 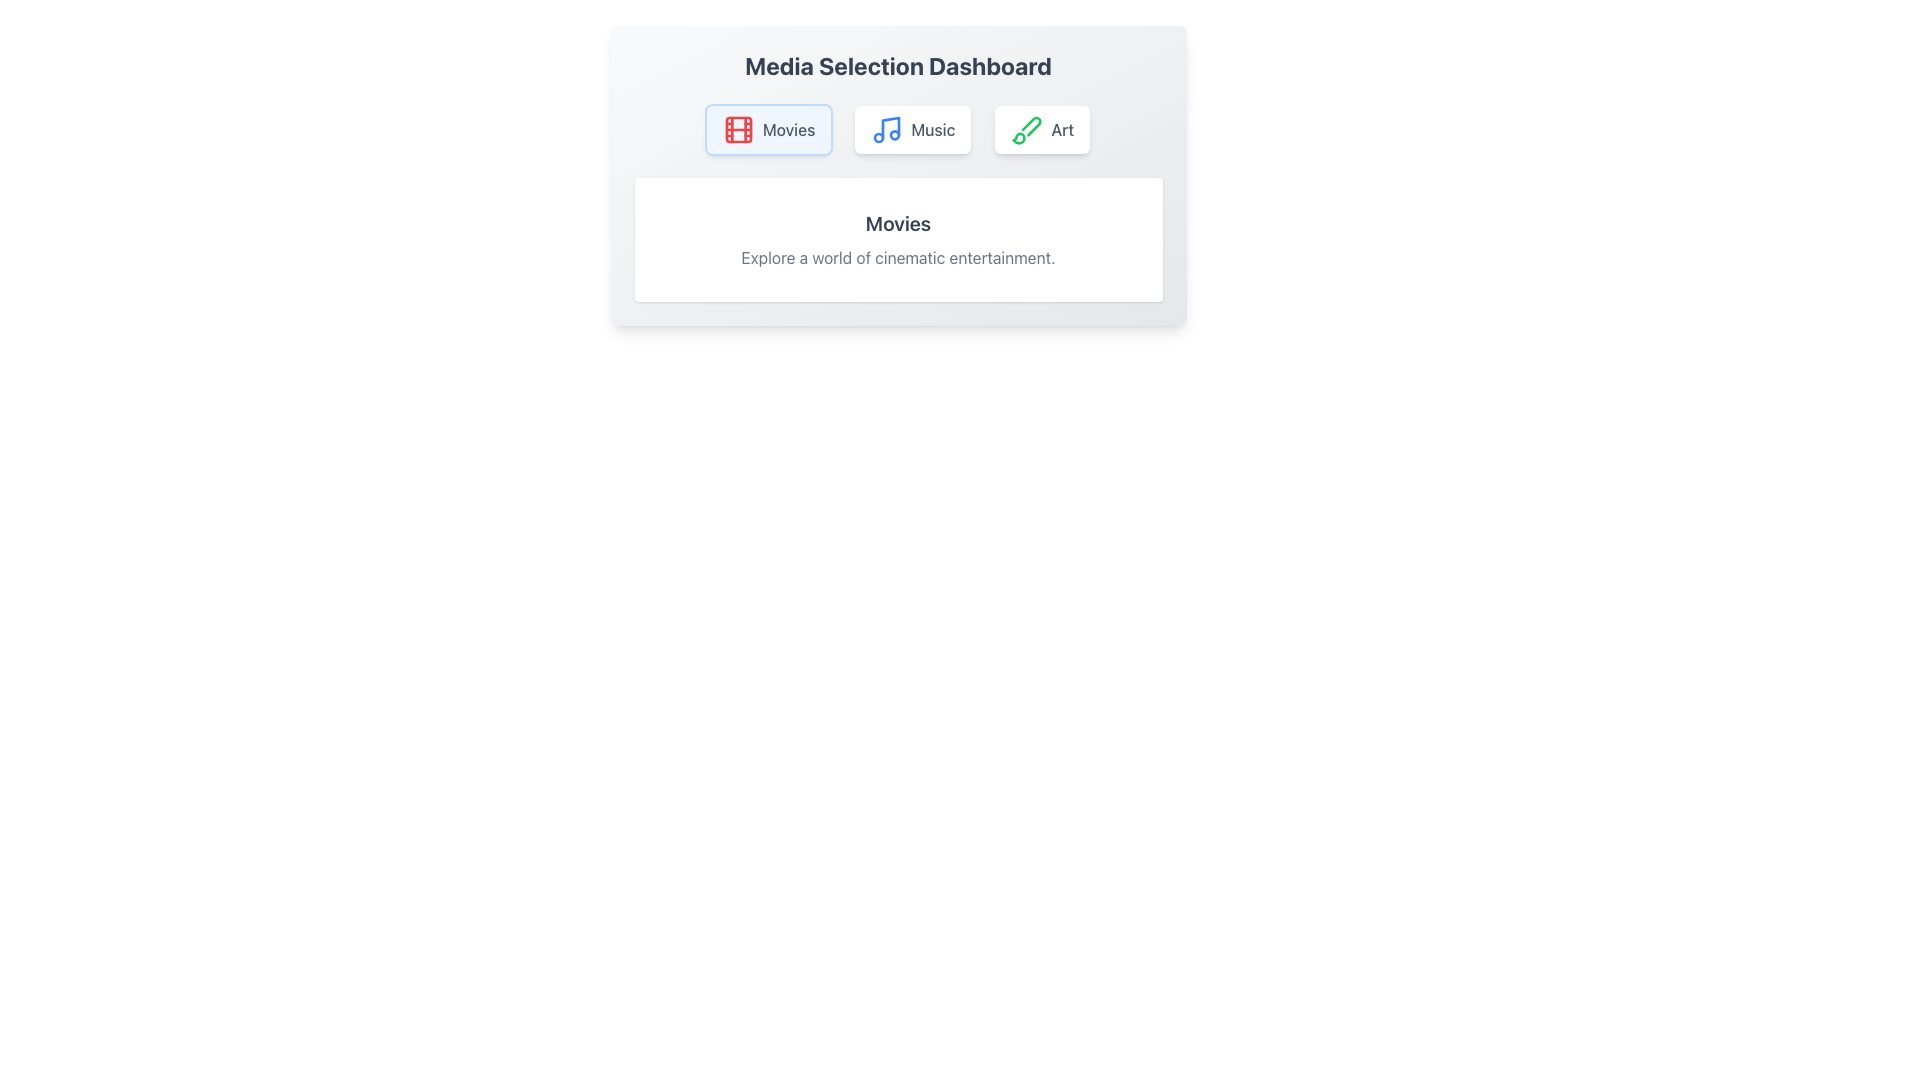 I want to click on the 'Movies' icon located on the left side of the 'Movies' button, so click(x=737, y=130).